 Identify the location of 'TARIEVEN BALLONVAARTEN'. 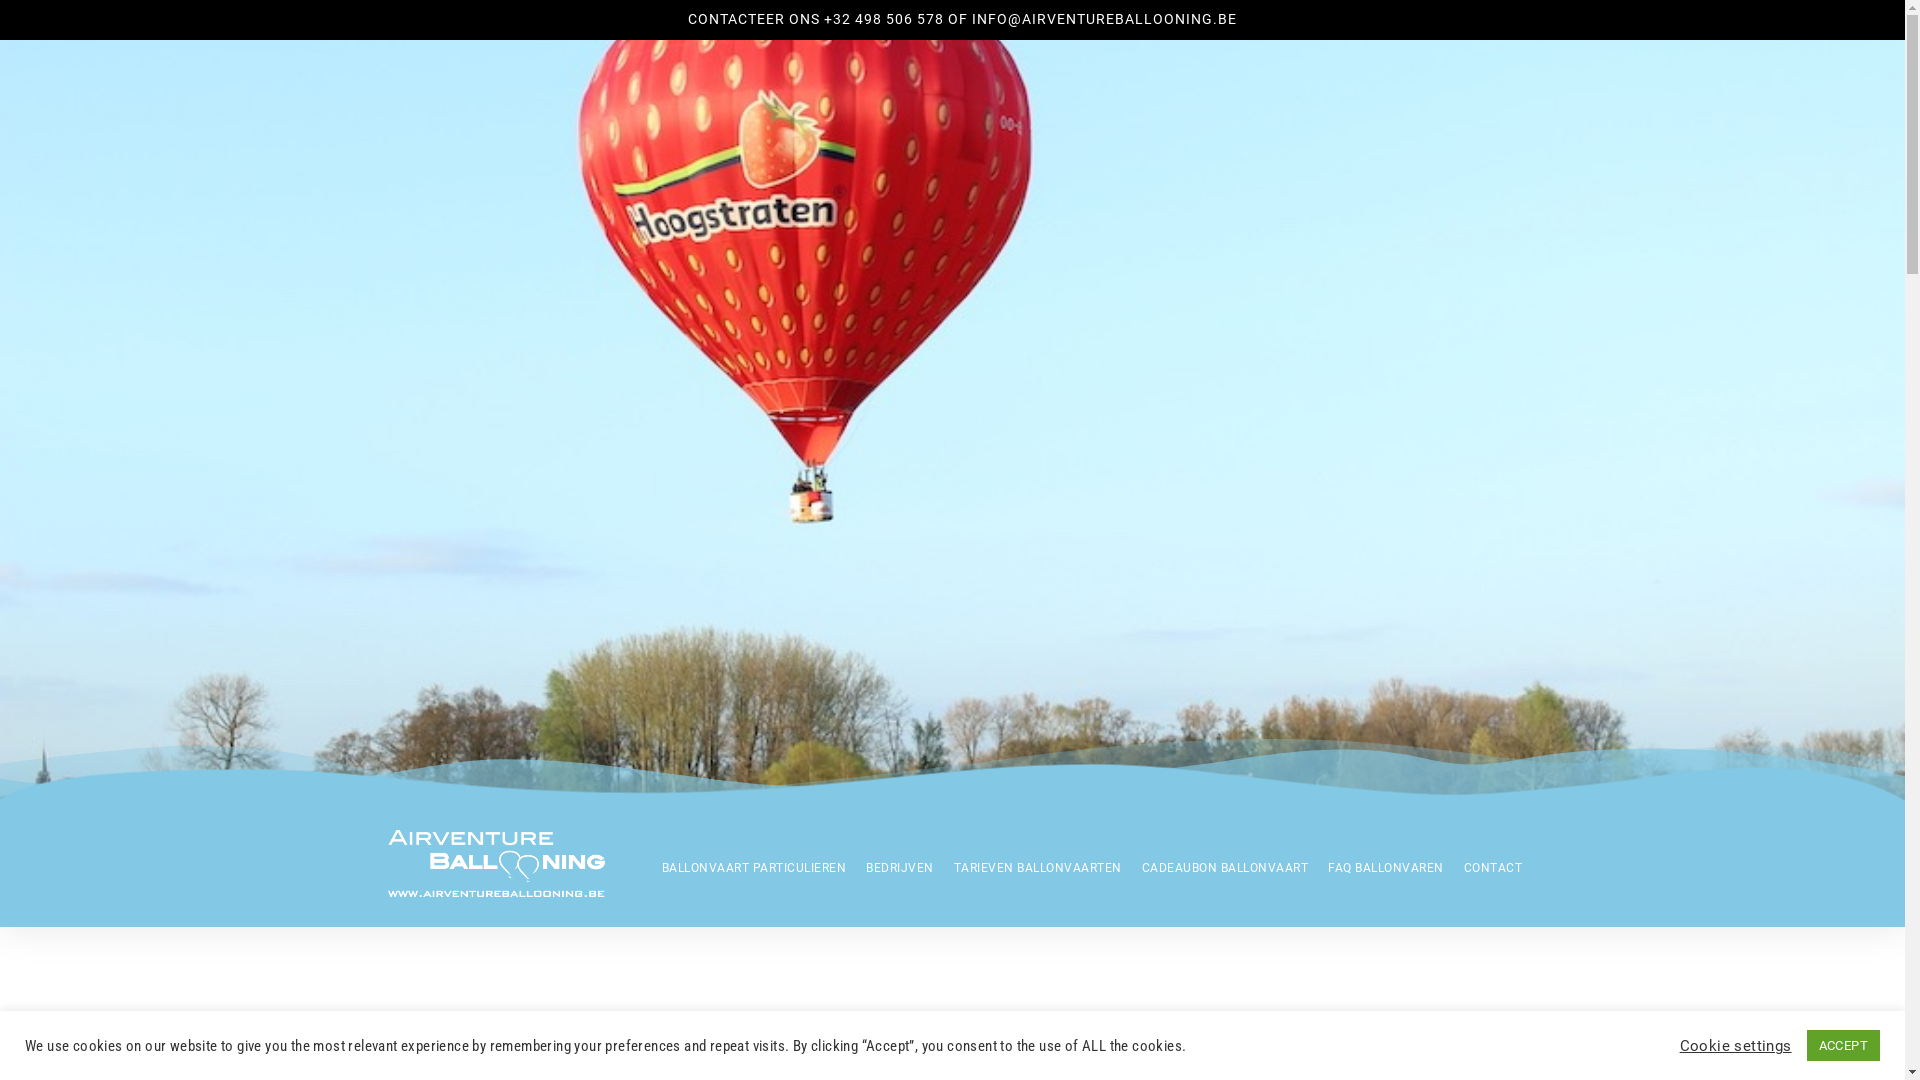
(953, 866).